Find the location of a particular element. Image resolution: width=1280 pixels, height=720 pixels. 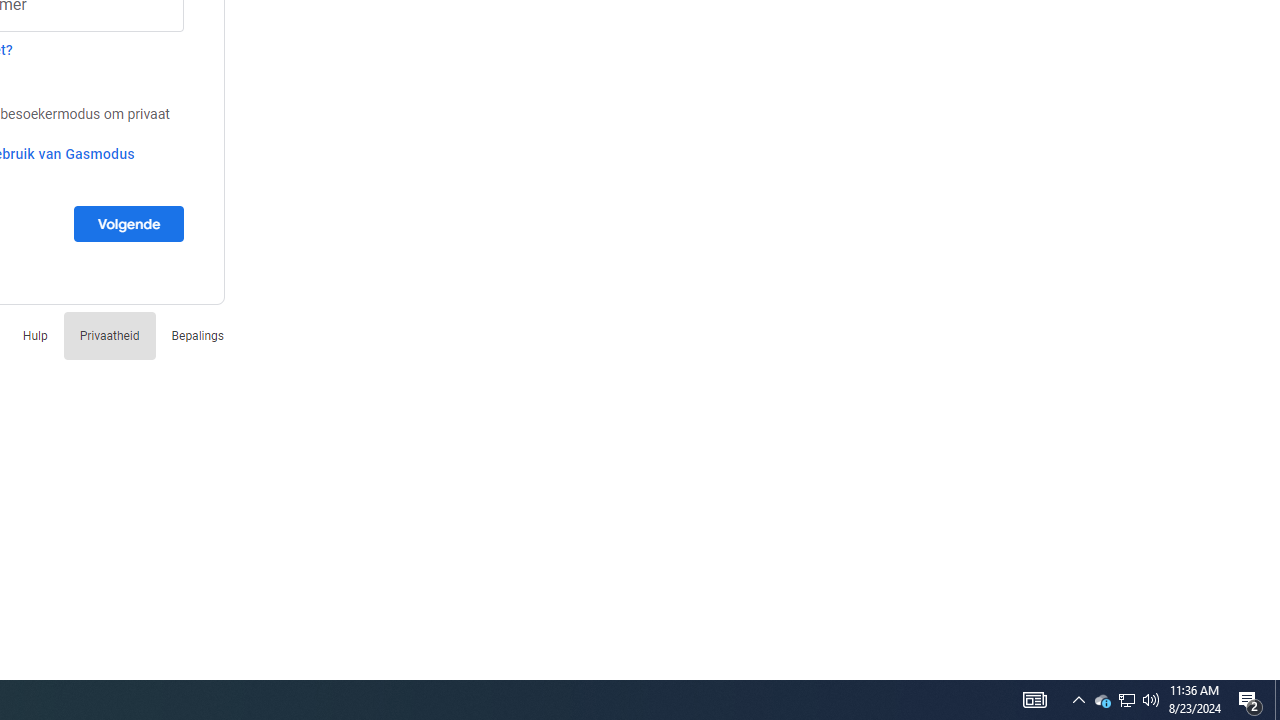

'Privaatheid' is located at coordinates (108, 334).